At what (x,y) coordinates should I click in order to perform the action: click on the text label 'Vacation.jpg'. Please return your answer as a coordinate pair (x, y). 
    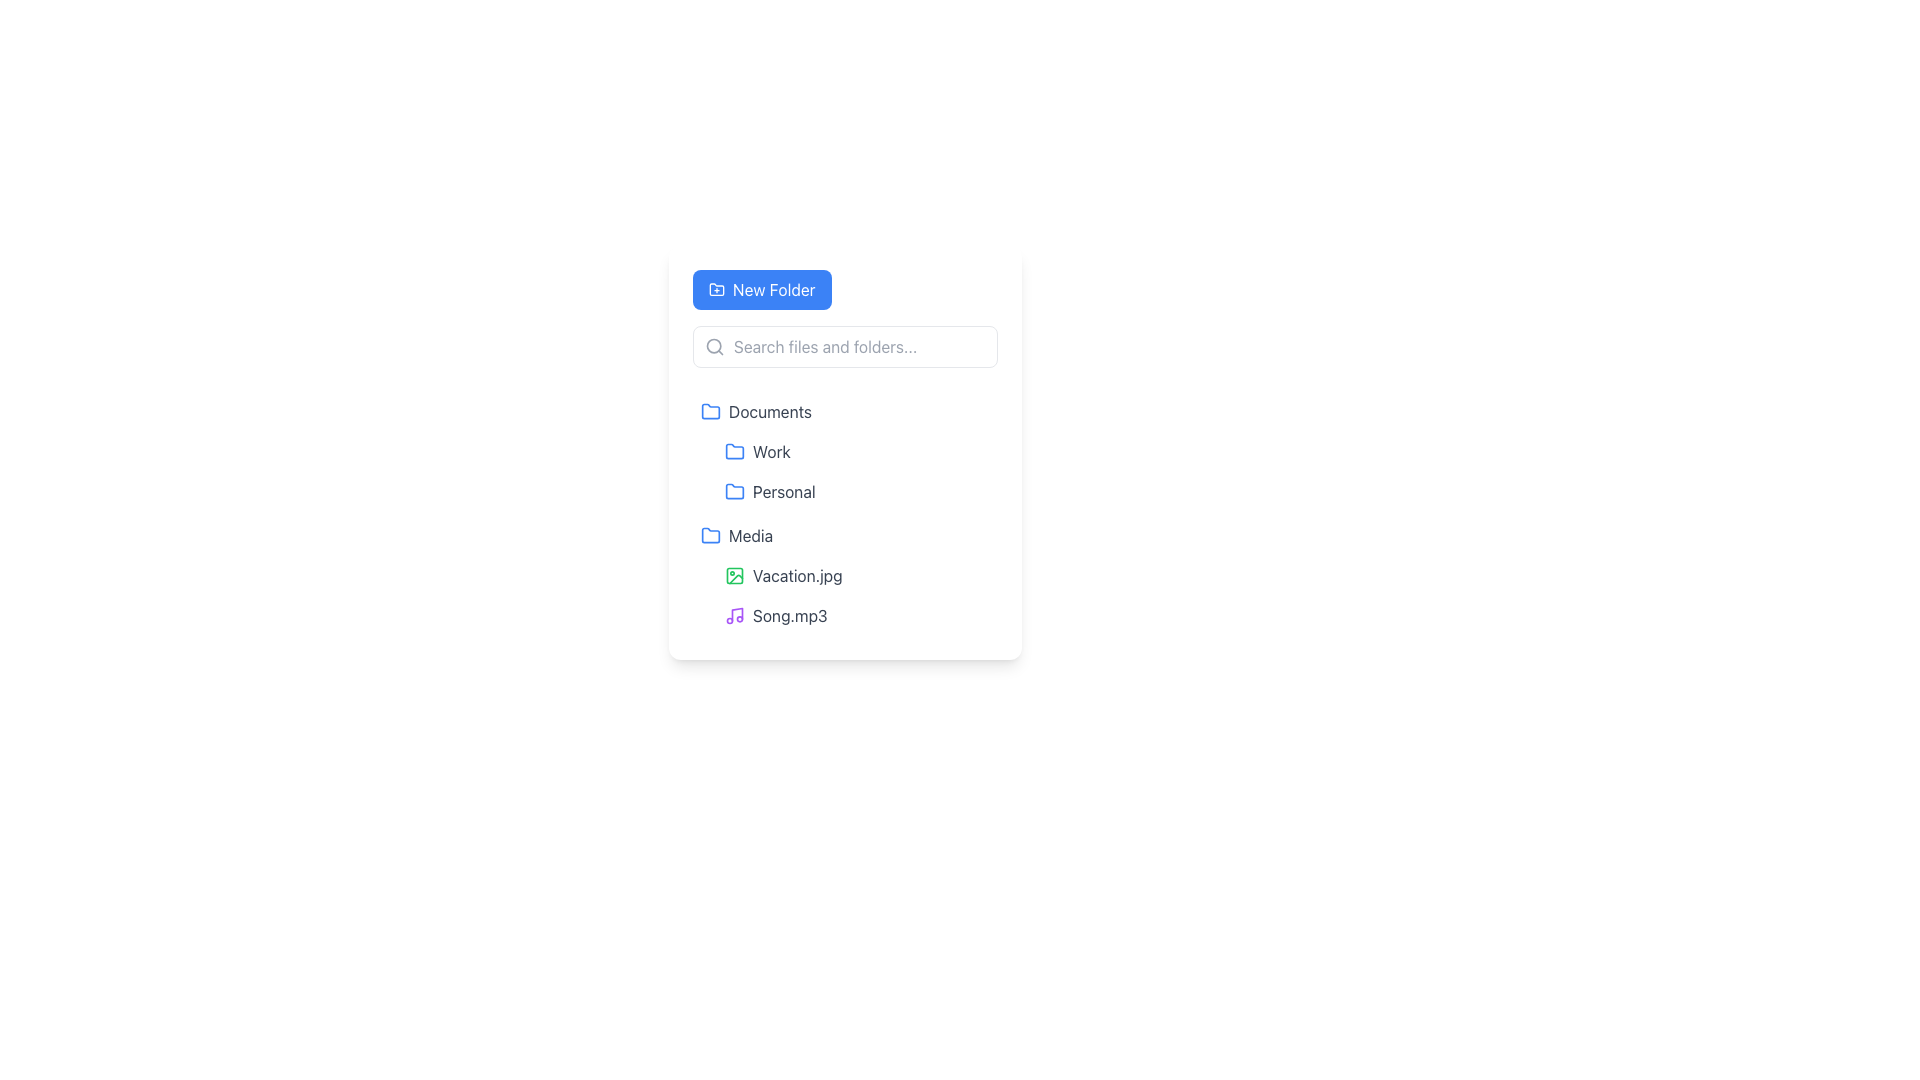
    Looking at the image, I should click on (796, 575).